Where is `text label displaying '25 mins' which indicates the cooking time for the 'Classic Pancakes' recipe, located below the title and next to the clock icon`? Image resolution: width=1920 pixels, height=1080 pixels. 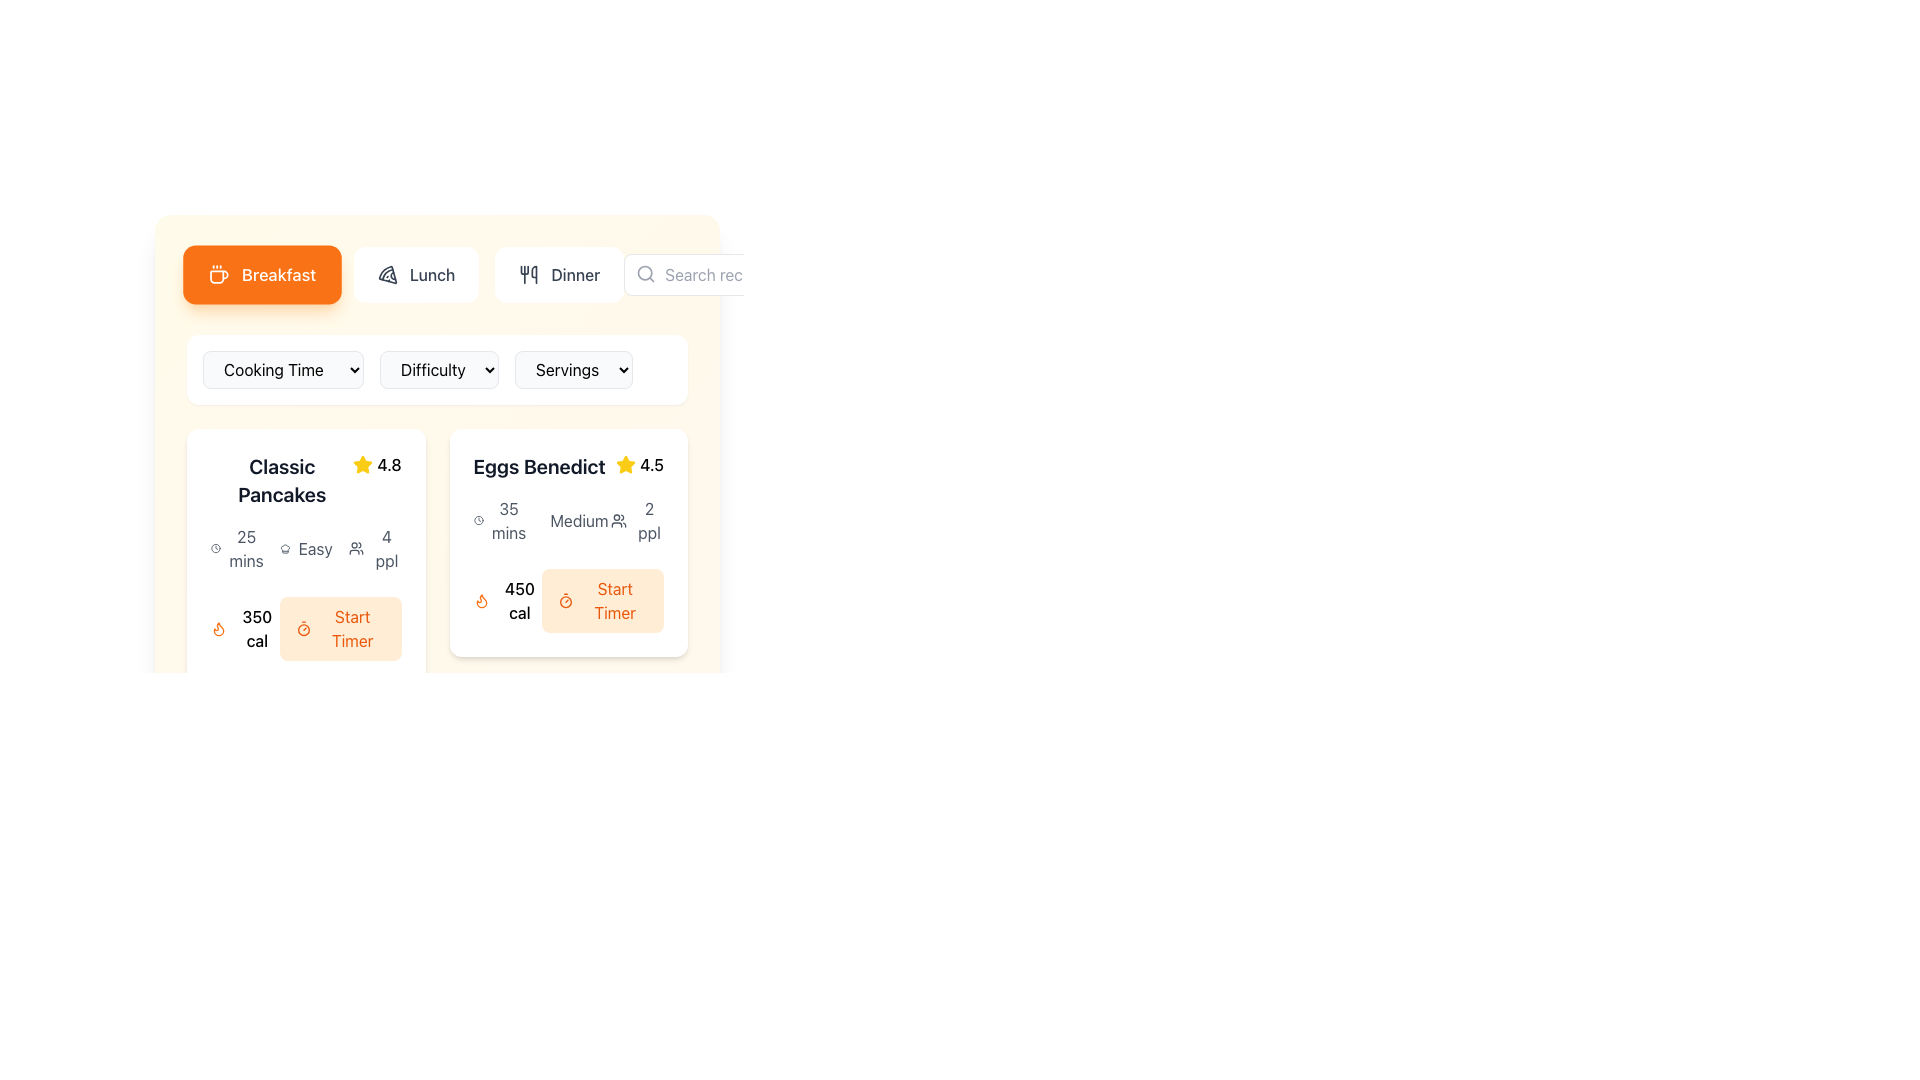
text label displaying '25 mins' which indicates the cooking time for the 'Classic Pancakes' recipe, located below the title and next to the clock icon is located at coordinates (245, 548).